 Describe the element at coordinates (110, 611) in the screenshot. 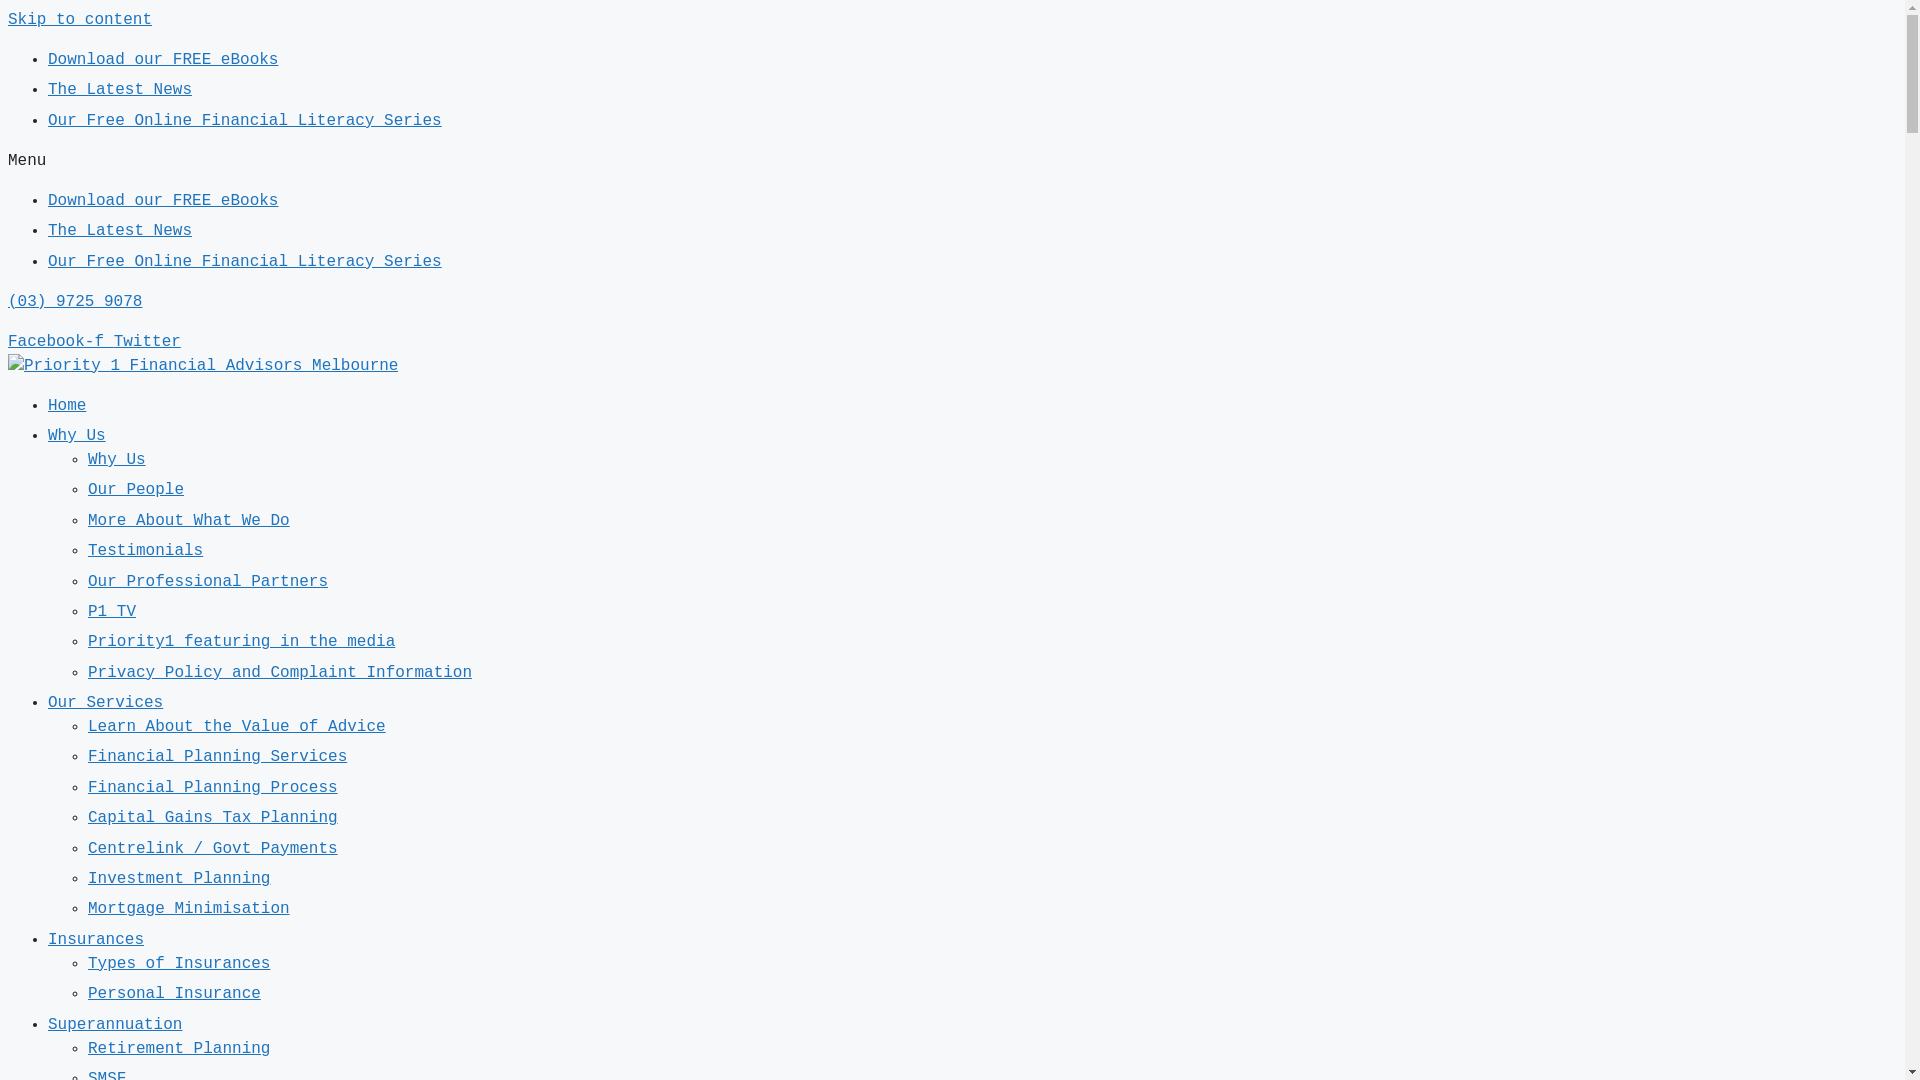

I see `'P1 TV'` at that location.